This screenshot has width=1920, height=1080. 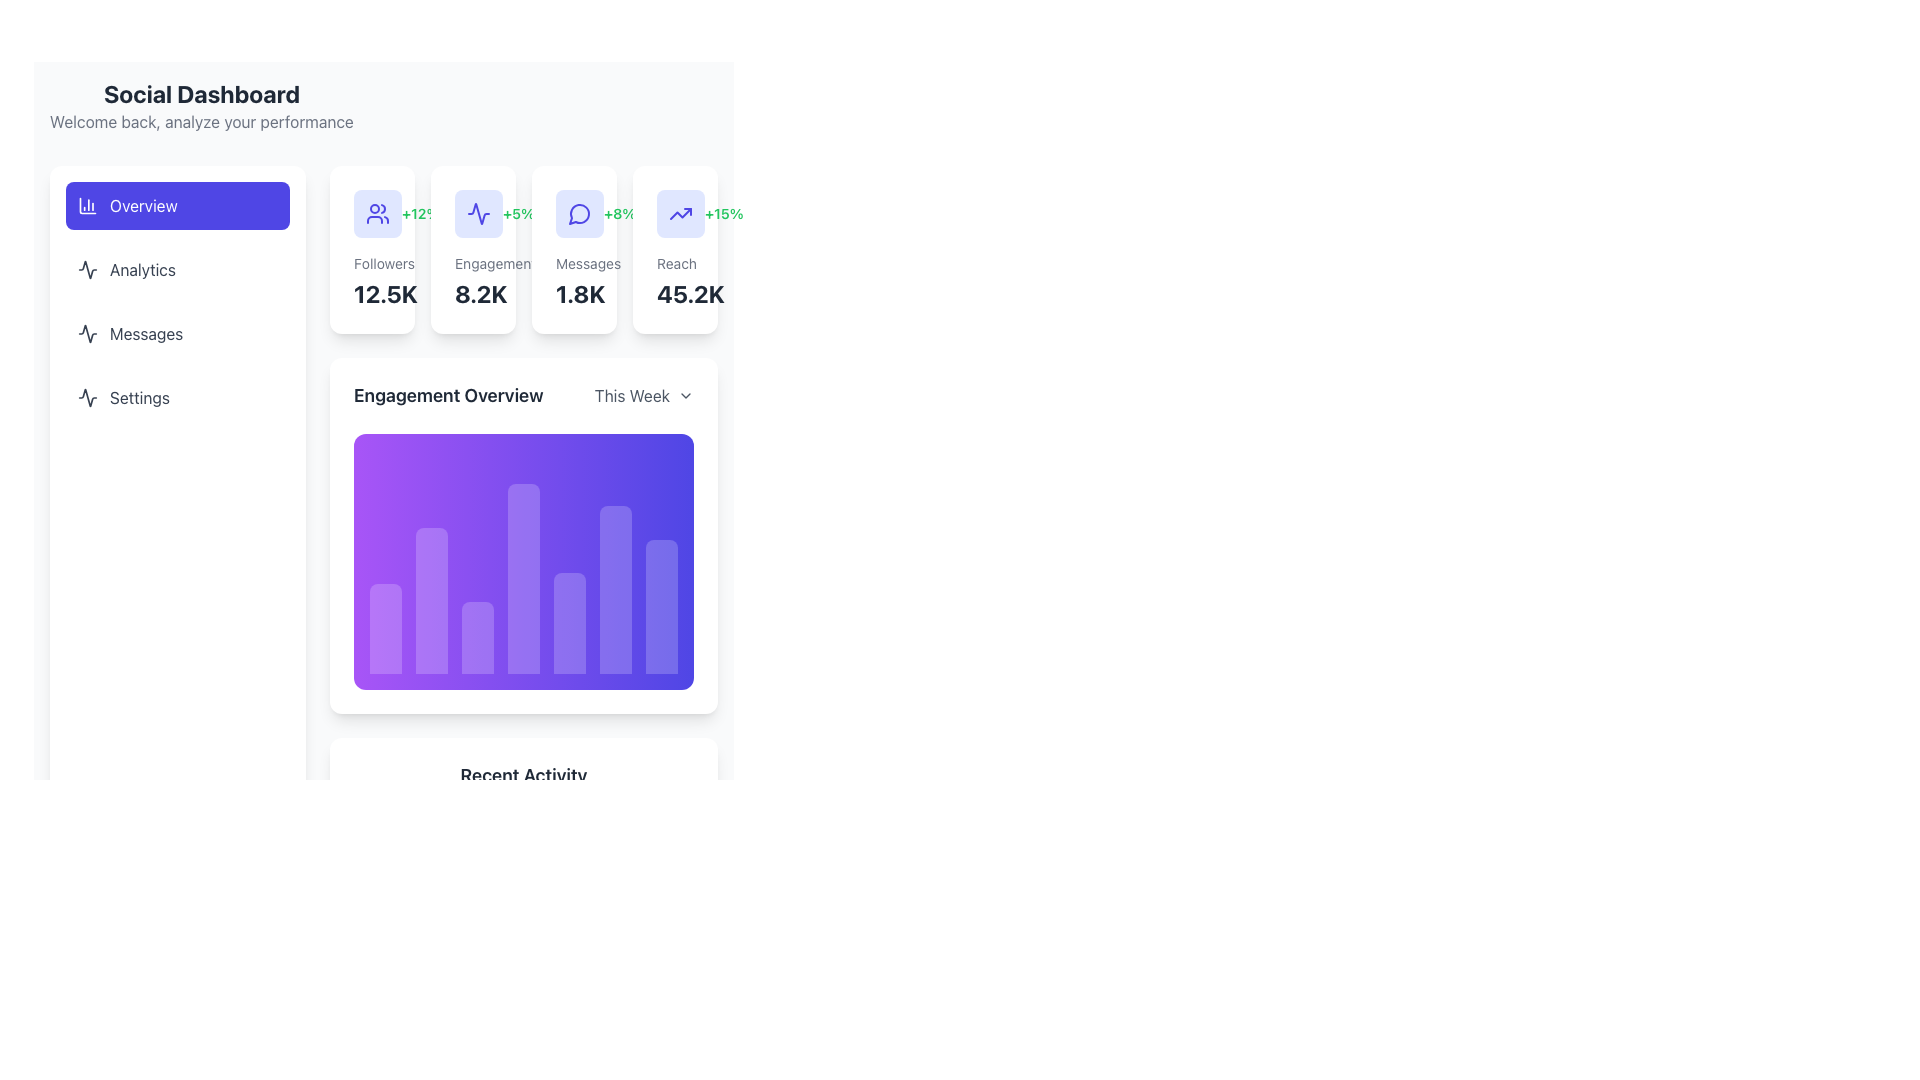 I want to click on the third button, so click(x=177, y=333).